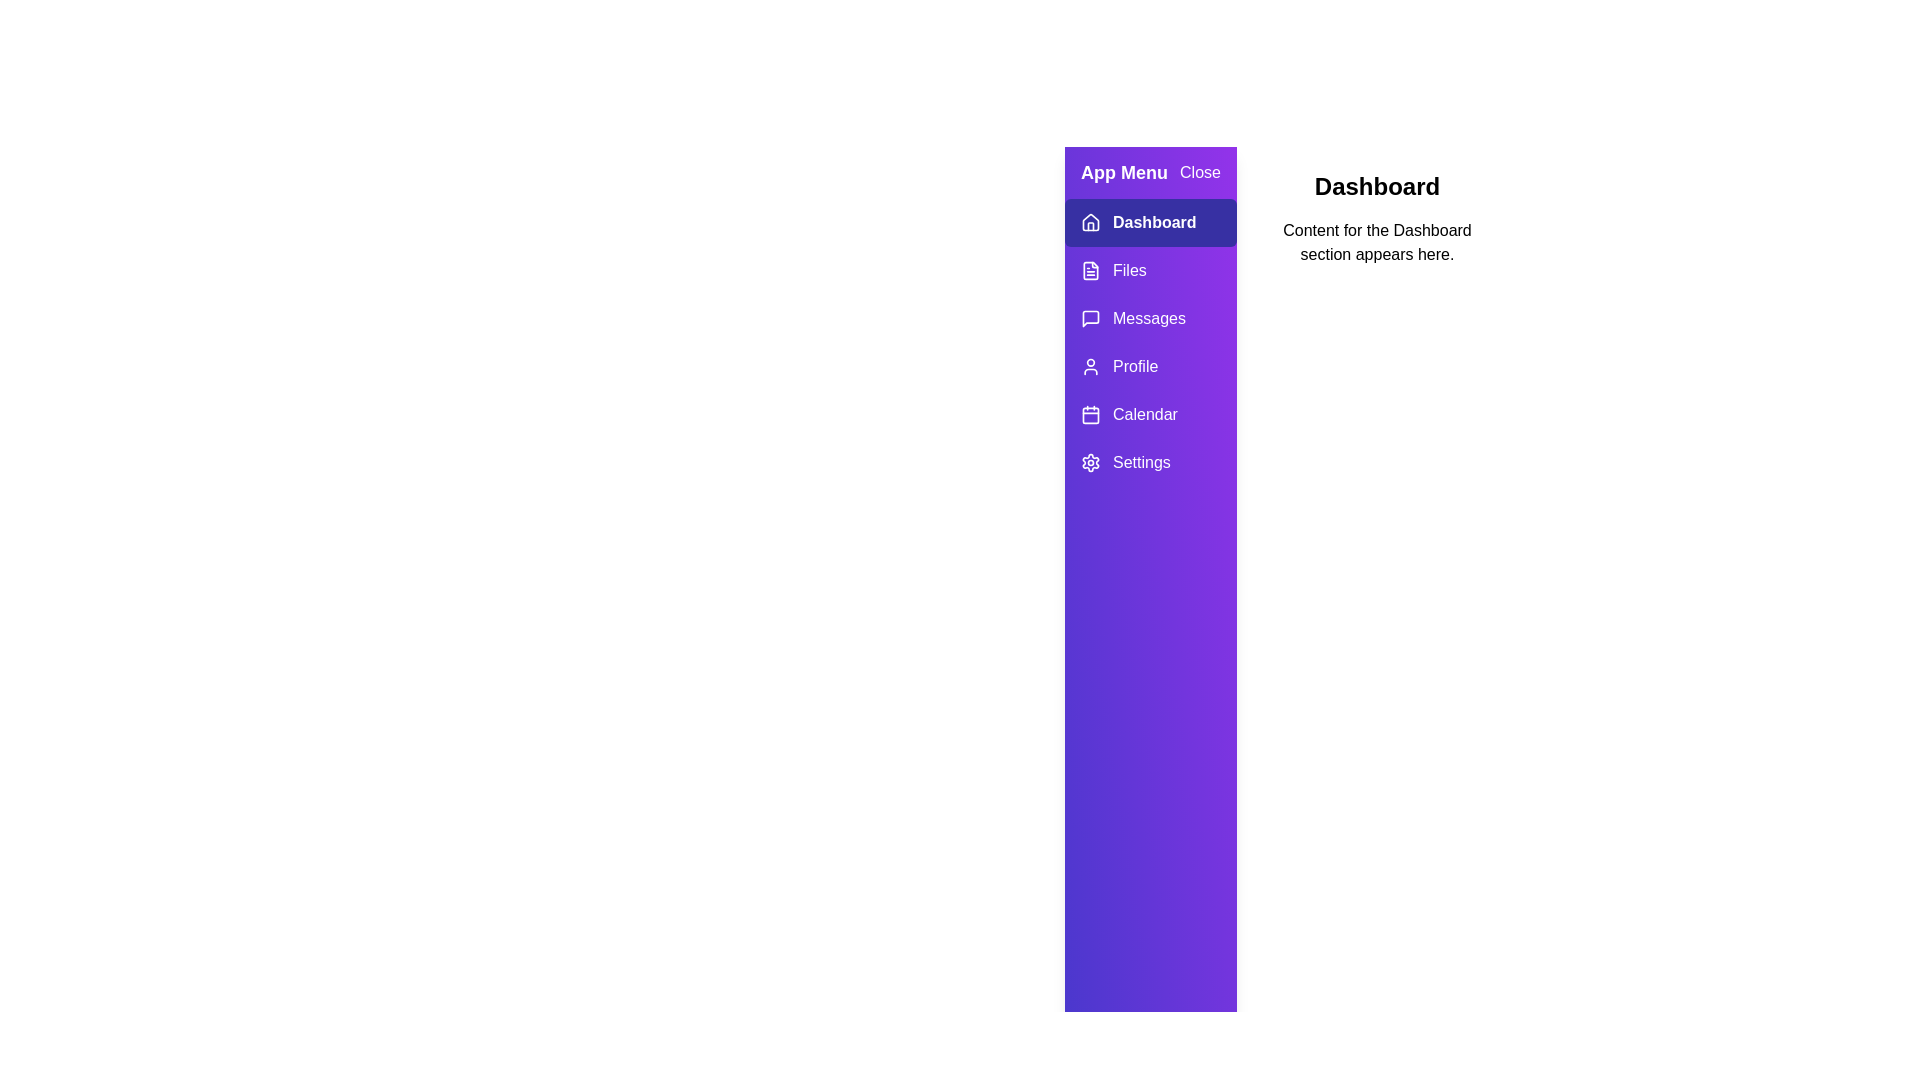 Image resolution: width=1920 pixels, height=1080 pixels. Describe the element at coordinates (1150, 270) in the screenshot. I see `the Files tab in the menu` at that location.